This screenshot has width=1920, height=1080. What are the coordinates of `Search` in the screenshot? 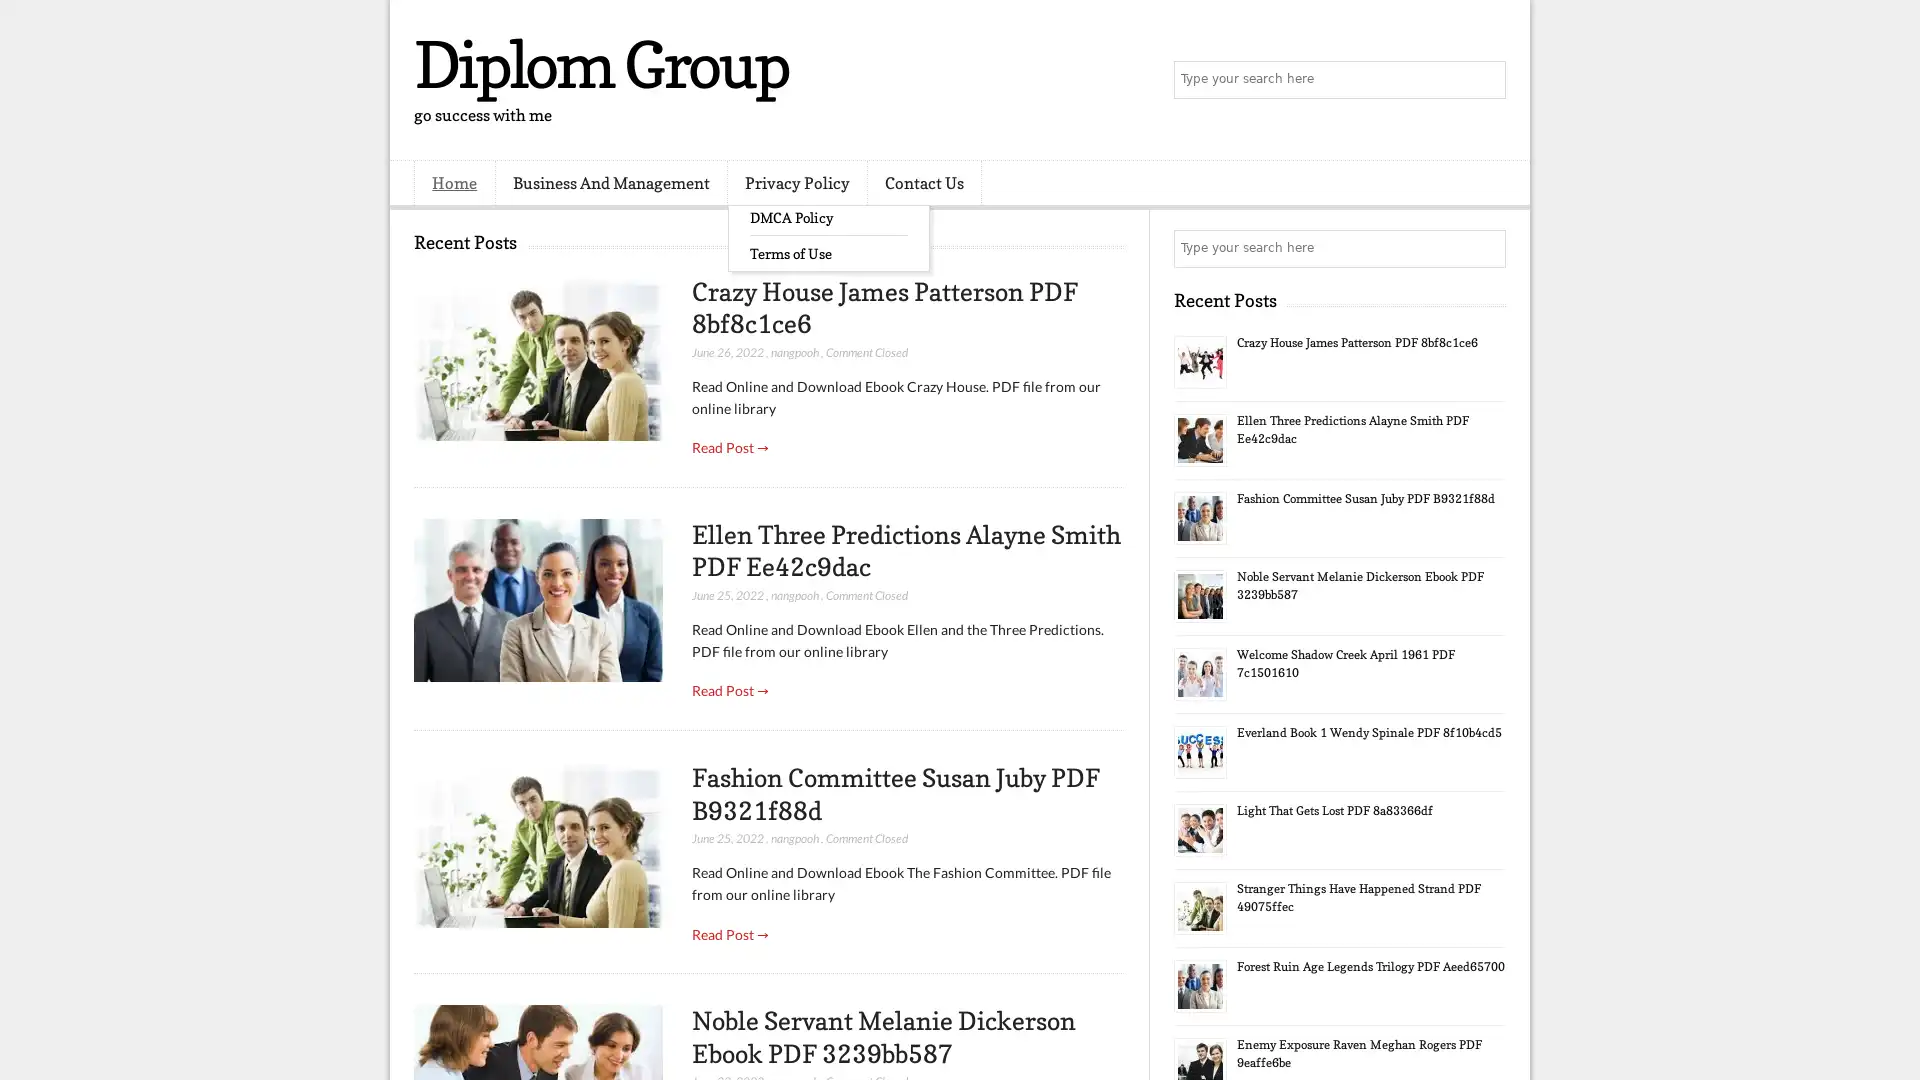 It's located at (1485, 248).